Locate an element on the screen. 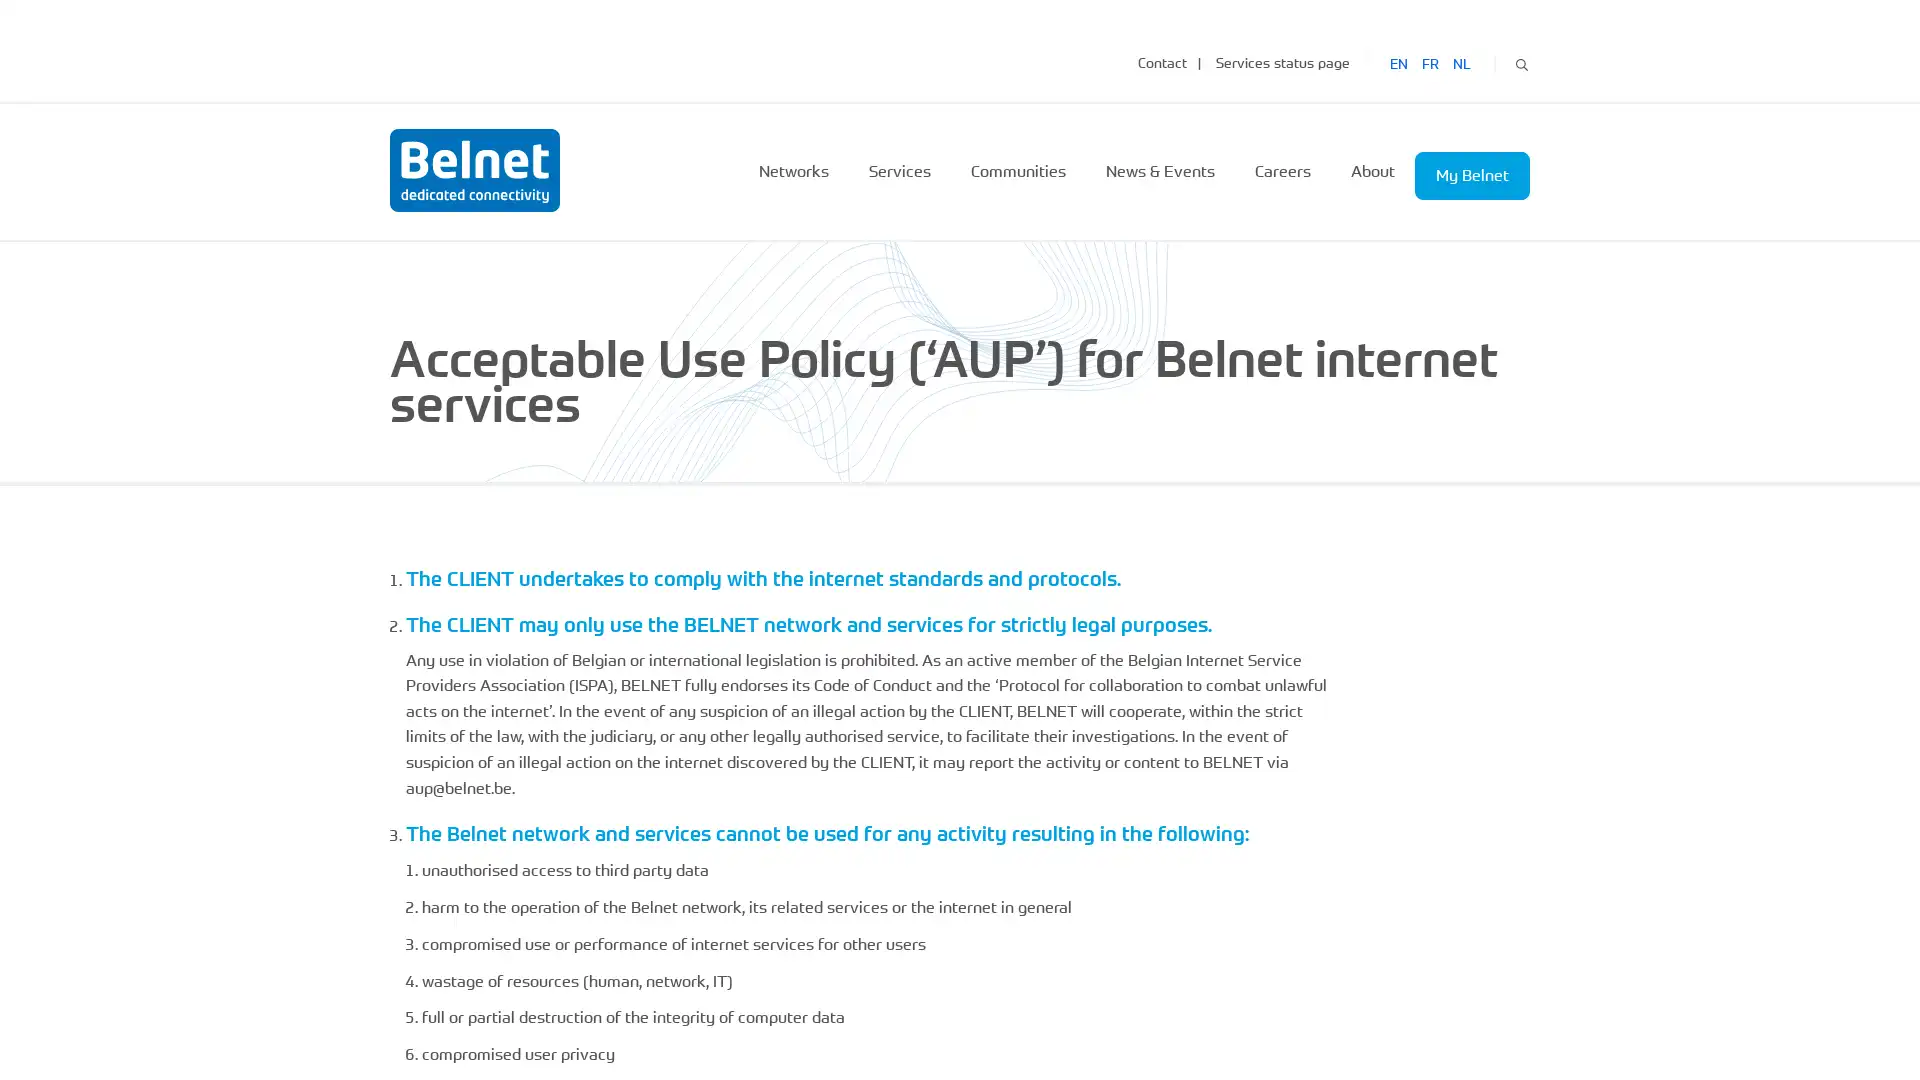  Search is located at coordinates (1520, 61).